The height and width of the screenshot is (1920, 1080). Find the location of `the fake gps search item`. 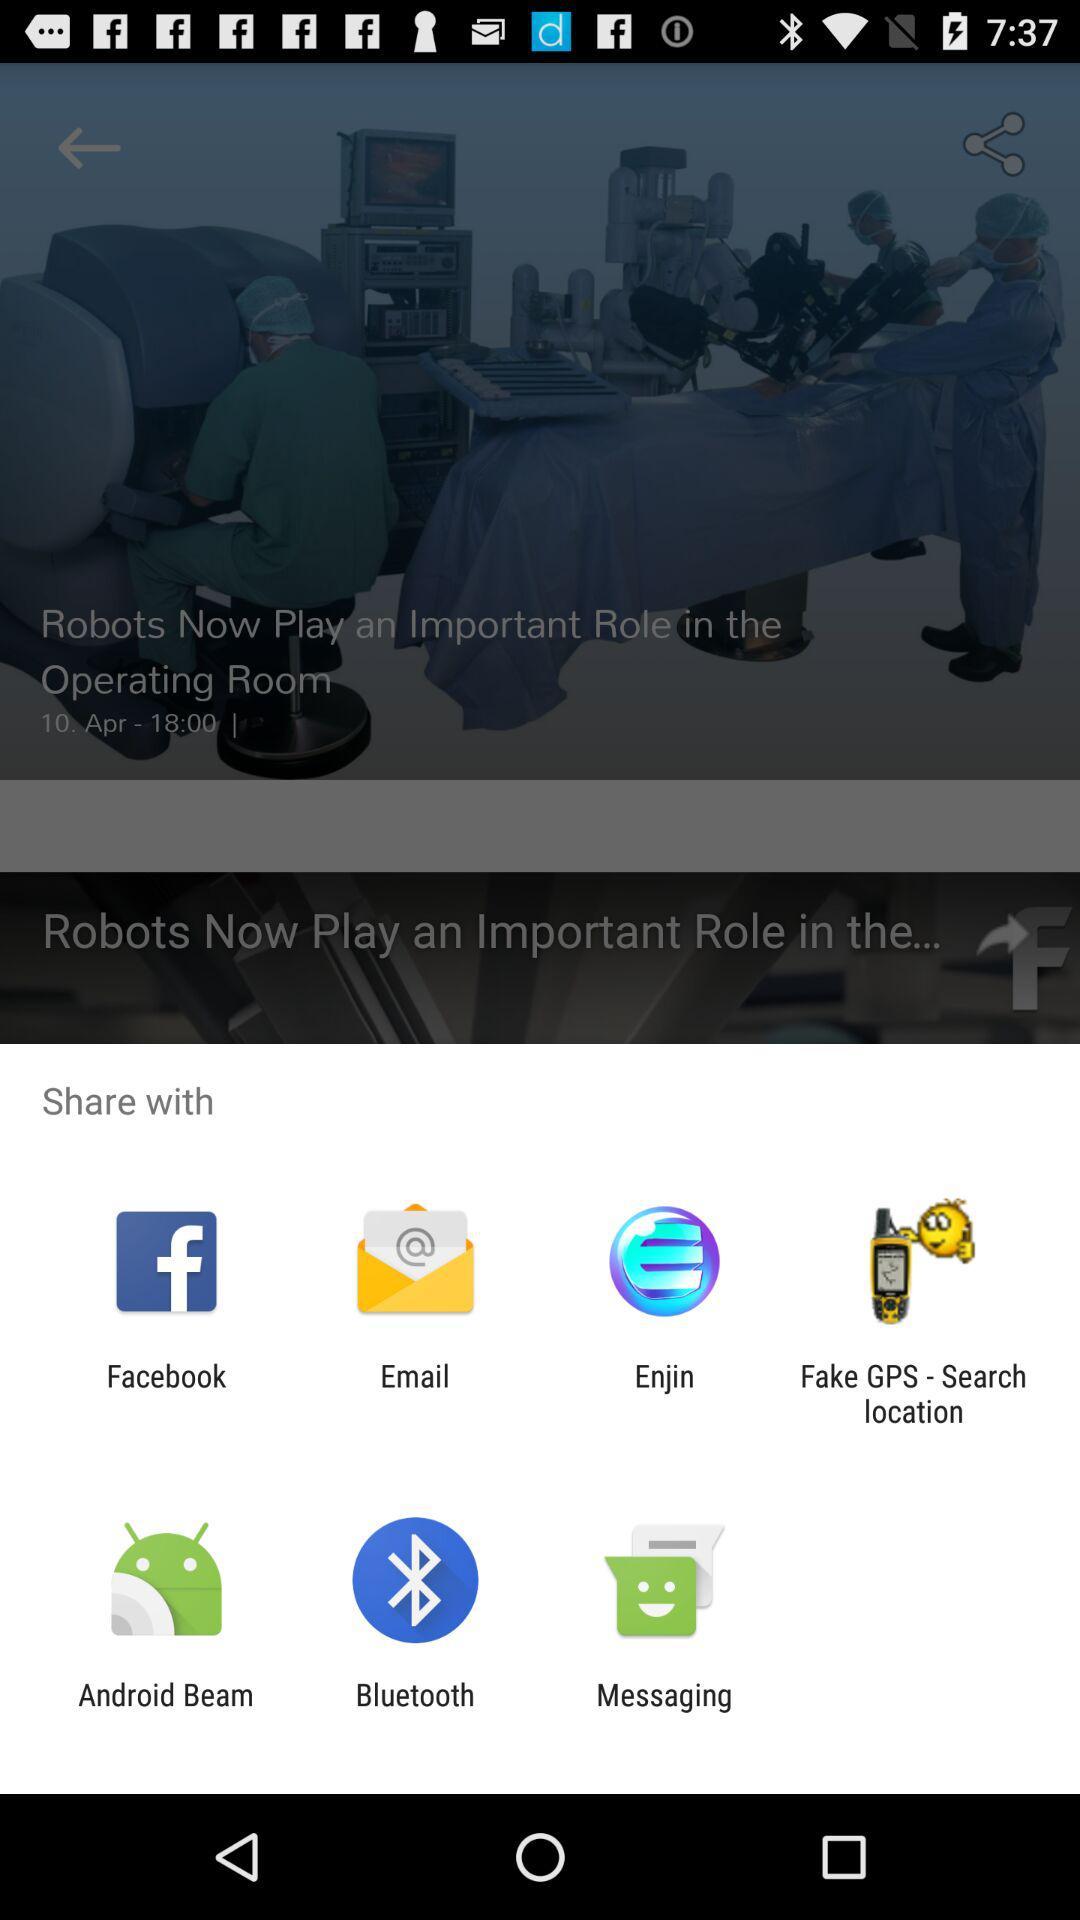

the fake gps search item is located at coordinates (913, 1392).